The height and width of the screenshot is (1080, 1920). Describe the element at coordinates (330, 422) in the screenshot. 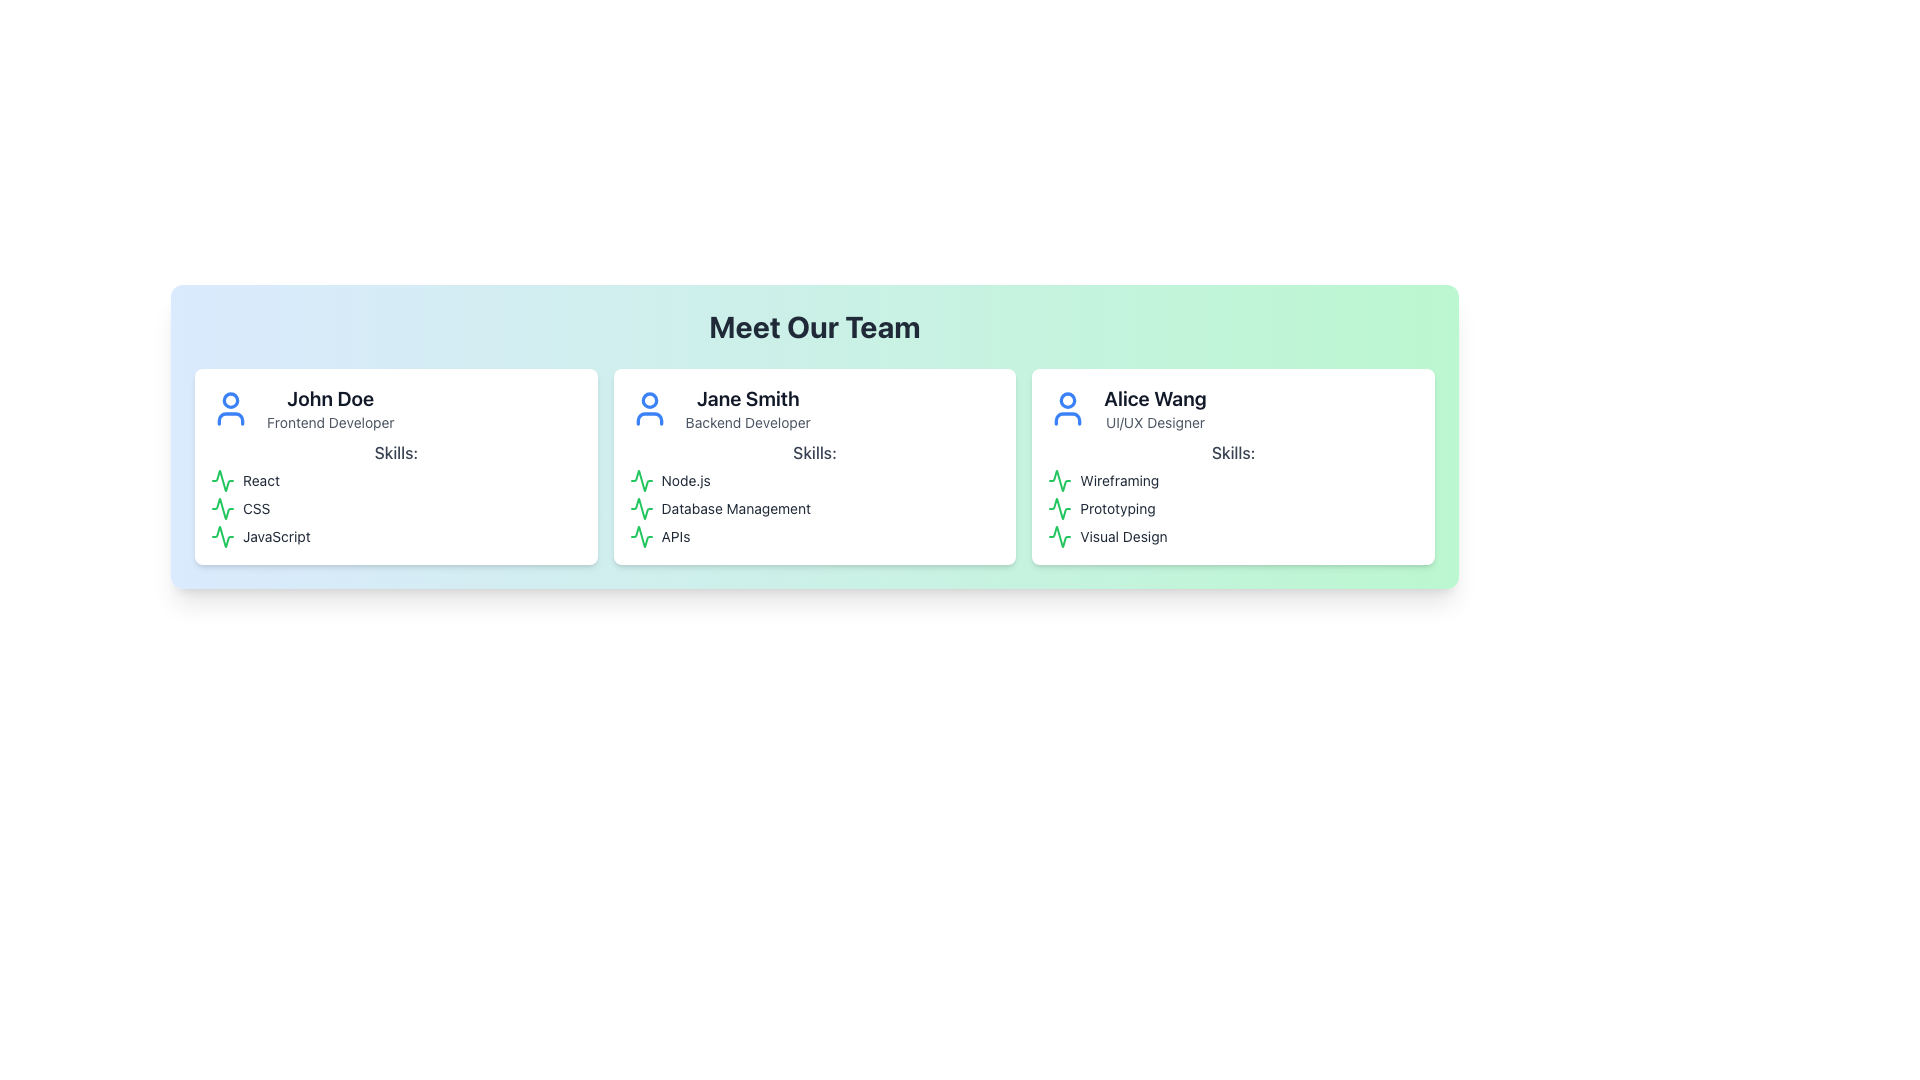

I see `the text label displaying 'Frontend Developer' which is styled in gray and positioned directly beneath 'John Doe' in the 'Meet Our Team' section` at that location.